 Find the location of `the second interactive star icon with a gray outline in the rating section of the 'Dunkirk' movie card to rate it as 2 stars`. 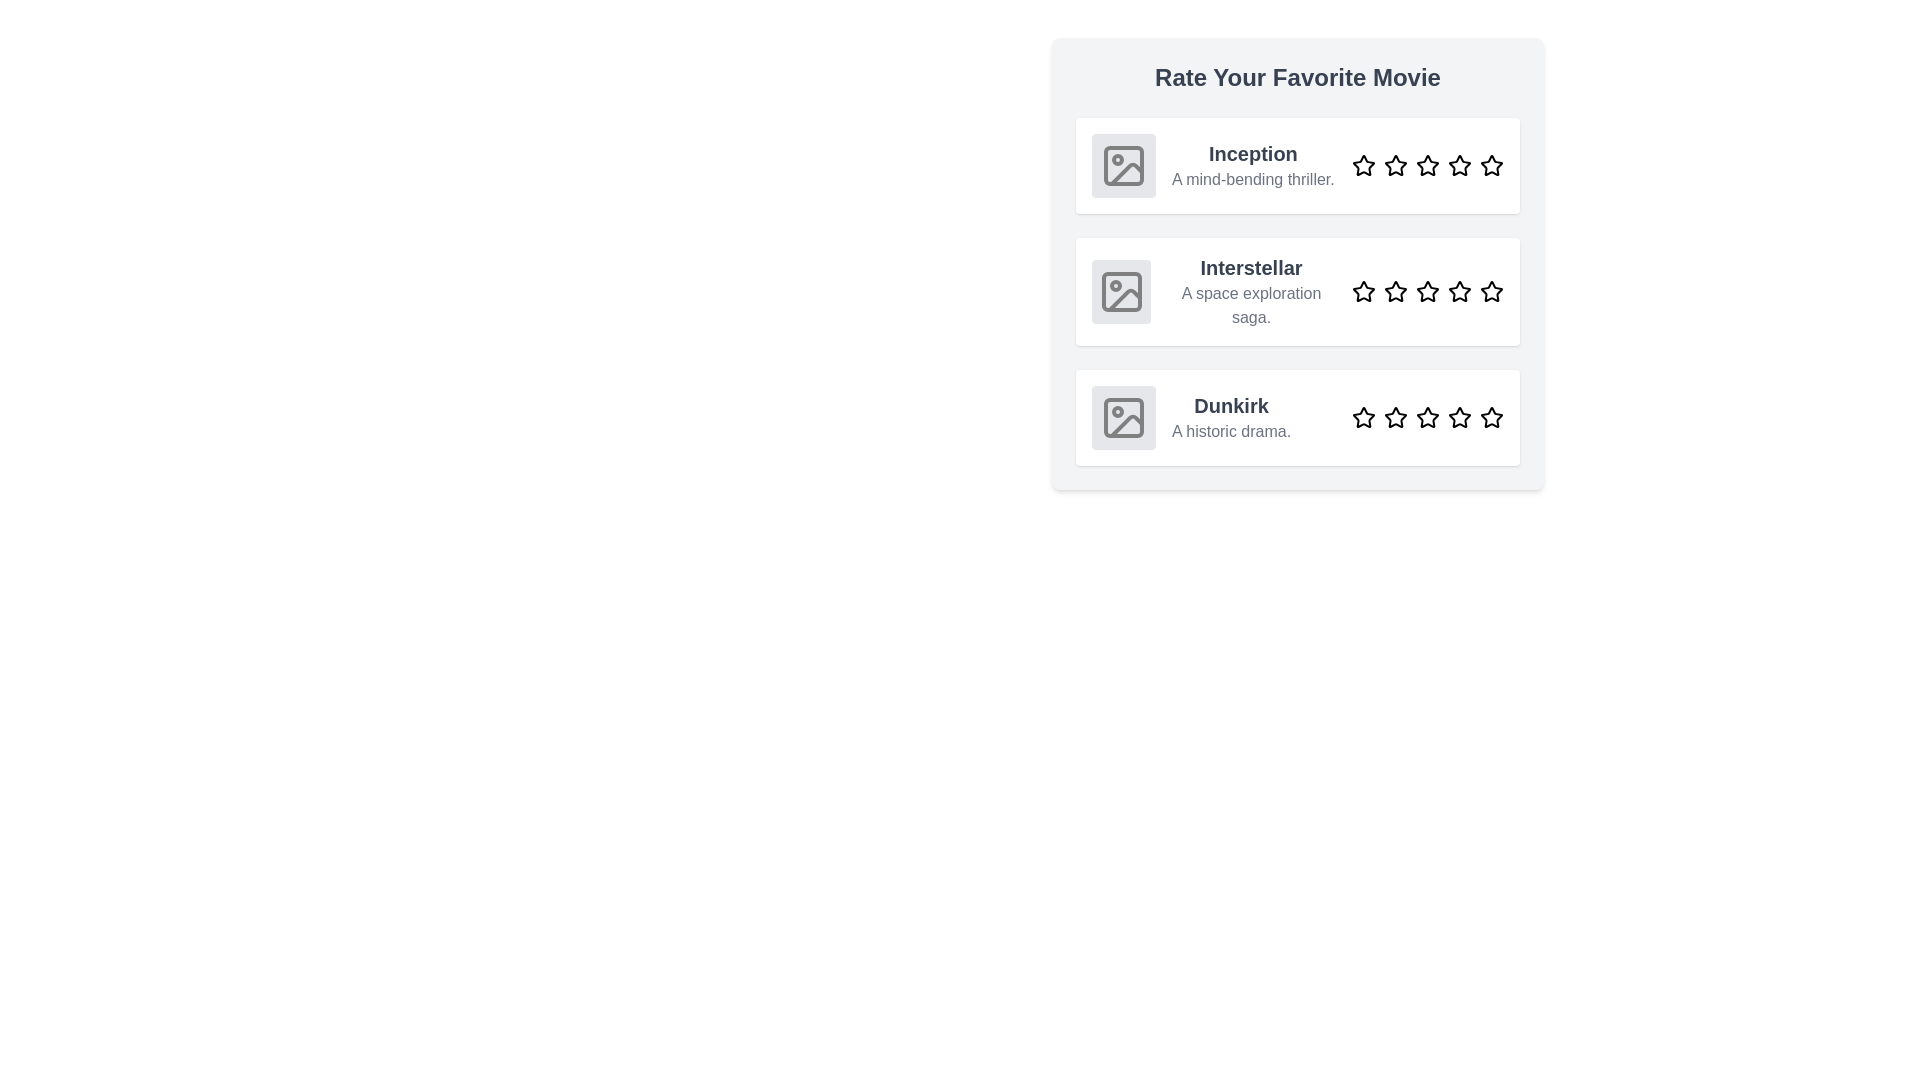

the second interactive star icon with a gray outline in the rating section of the 'Dunkirk' movie card to rate it as 2 stars is located at coordinates (1395, 416).